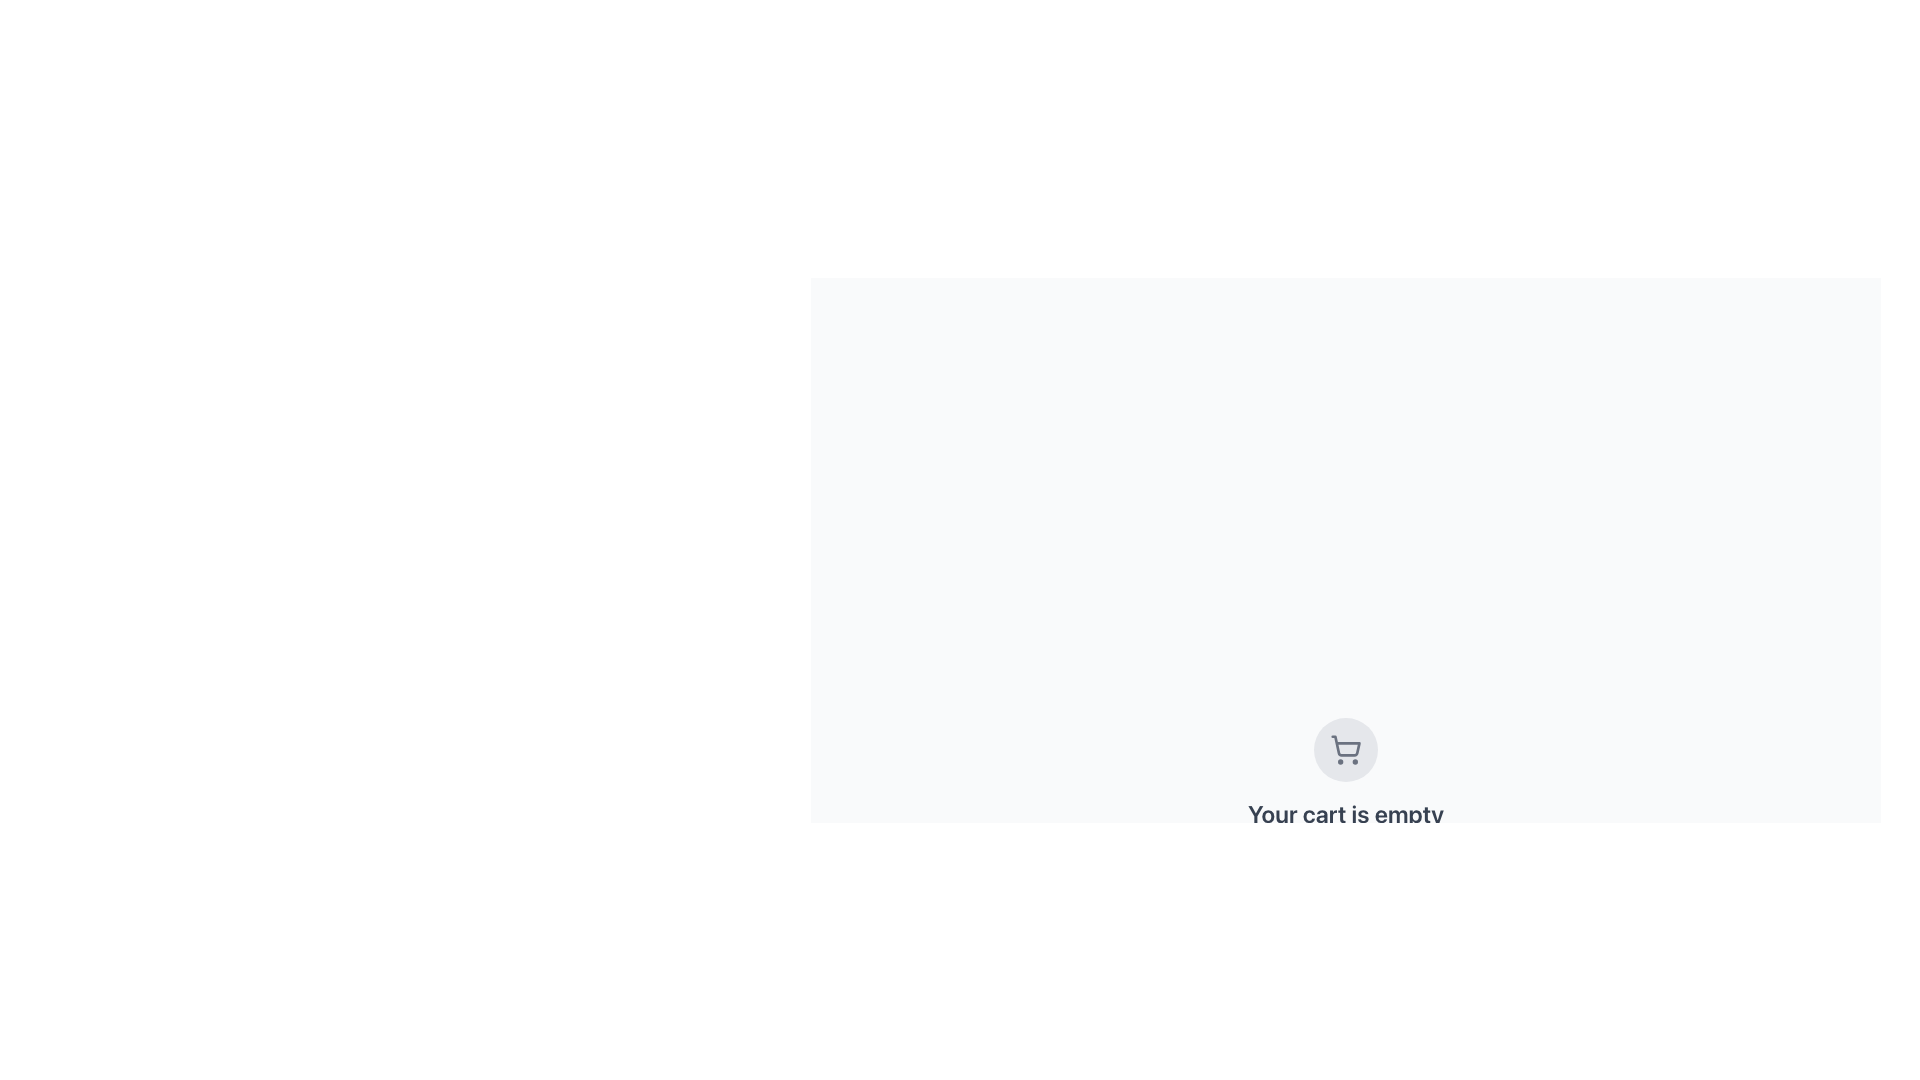 The height and width of the screenshot is (1080, 1920). I want to click on the circular gray shopping cart icon located above the text 'Your cart is empty', so click(1345, 749).